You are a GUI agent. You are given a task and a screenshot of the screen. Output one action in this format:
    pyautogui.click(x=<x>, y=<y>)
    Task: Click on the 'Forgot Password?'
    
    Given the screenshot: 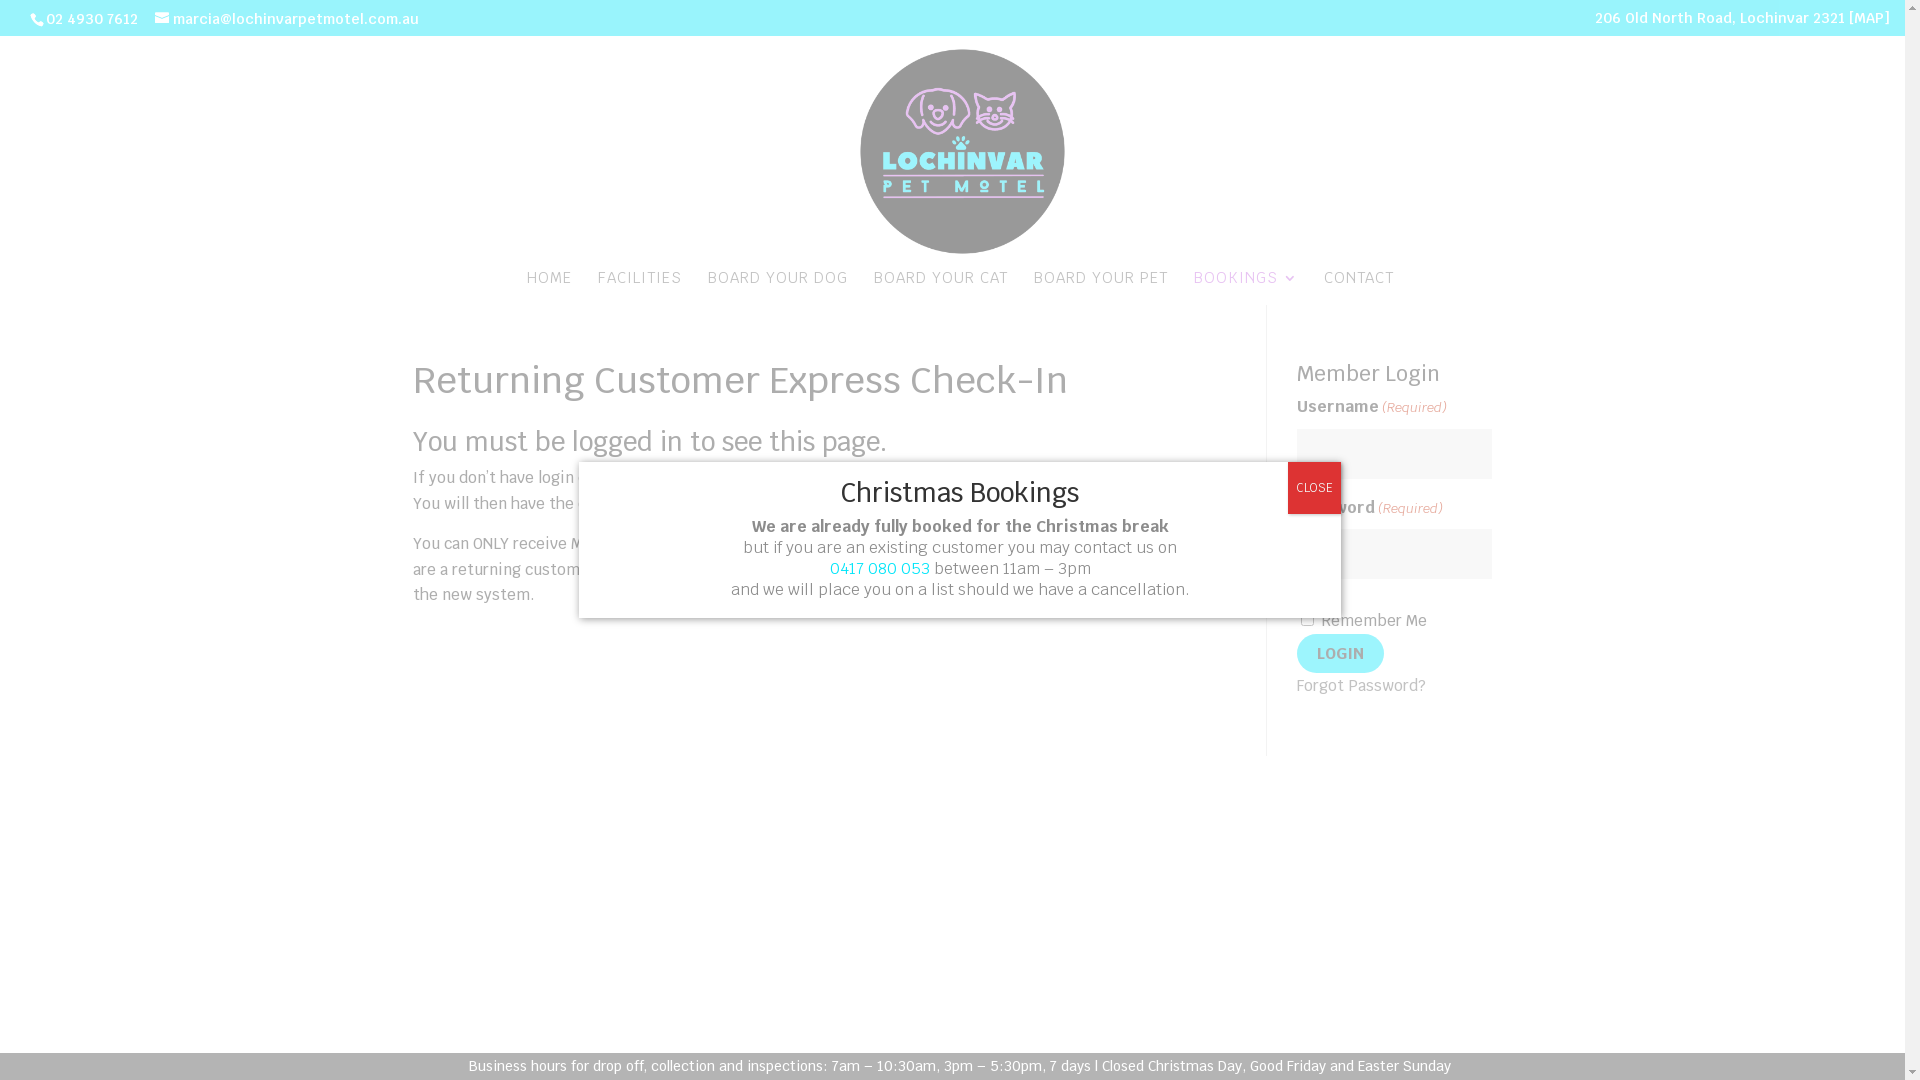 What is the action you would take?
    pyautogui.click(x=1360, y=684)
    